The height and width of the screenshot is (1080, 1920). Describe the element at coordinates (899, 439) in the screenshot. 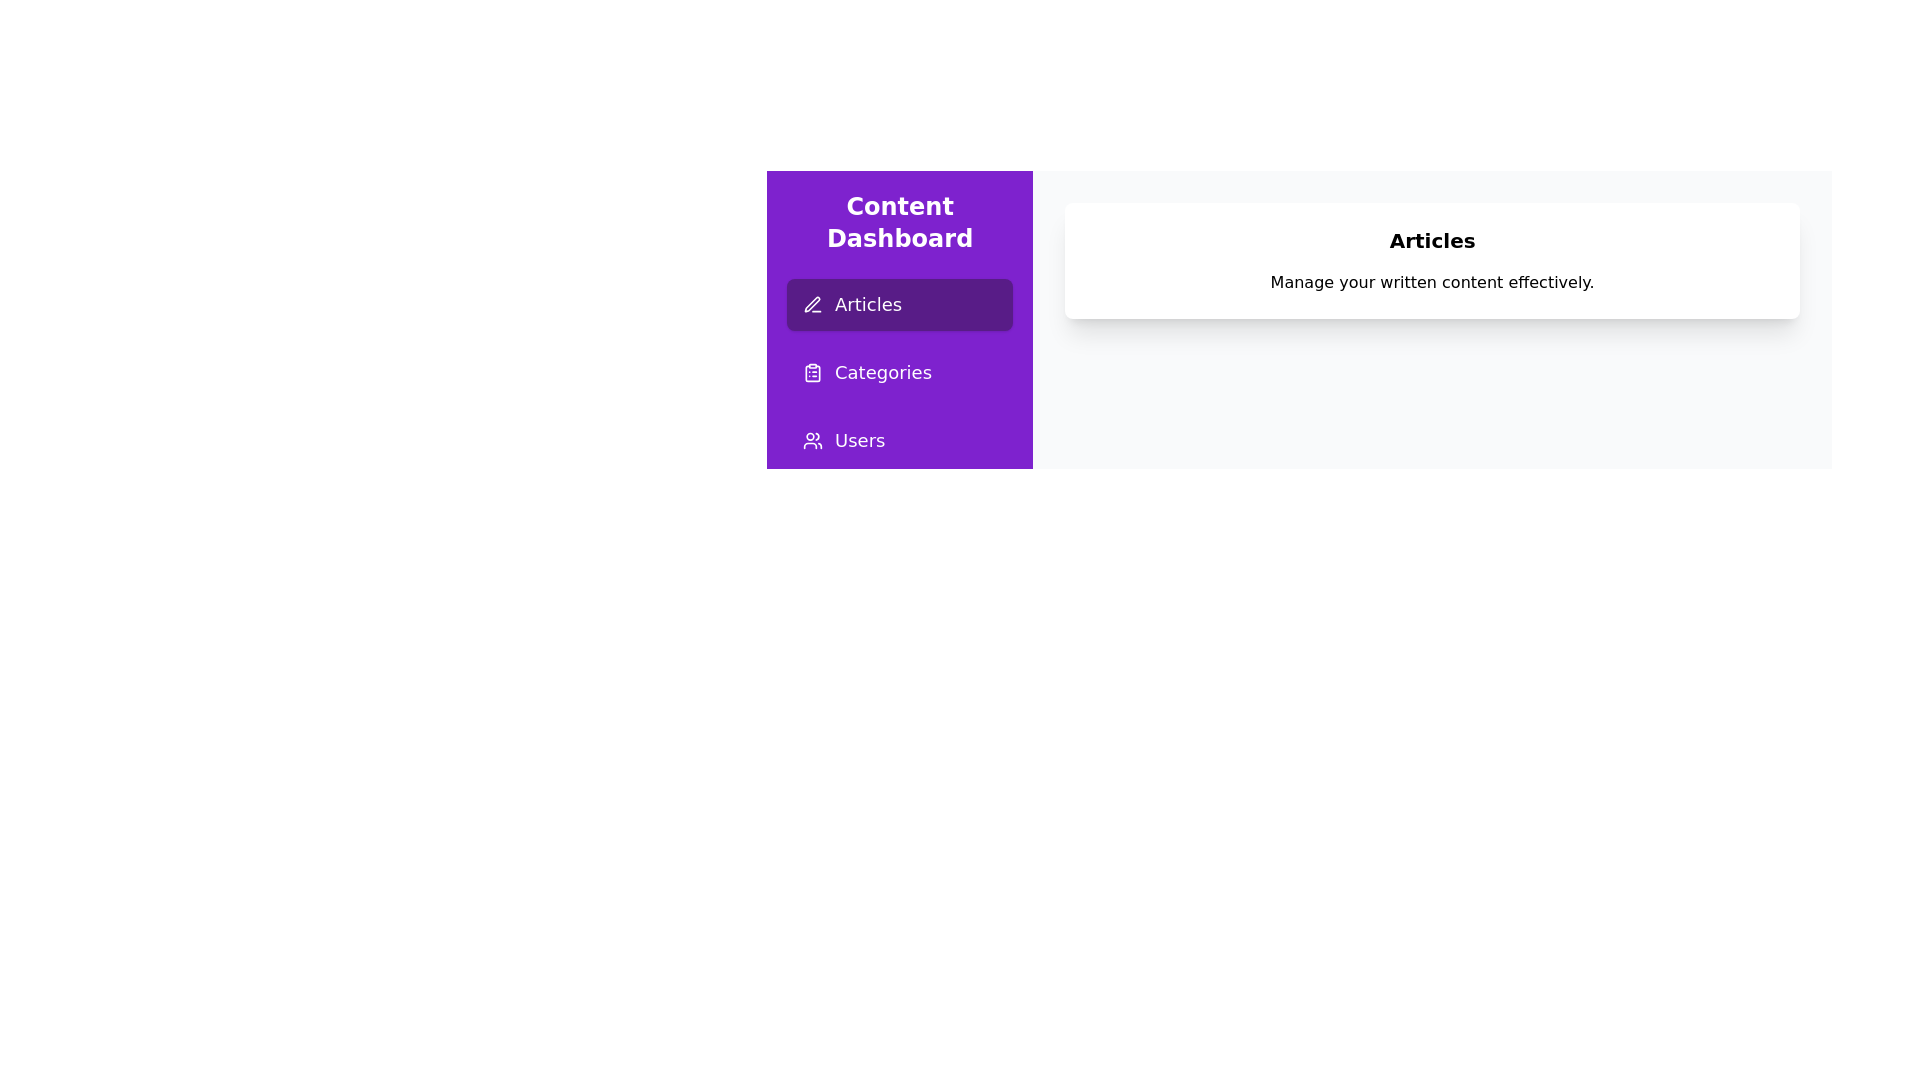

I see `the page Users from the sidebar menu` at that location.